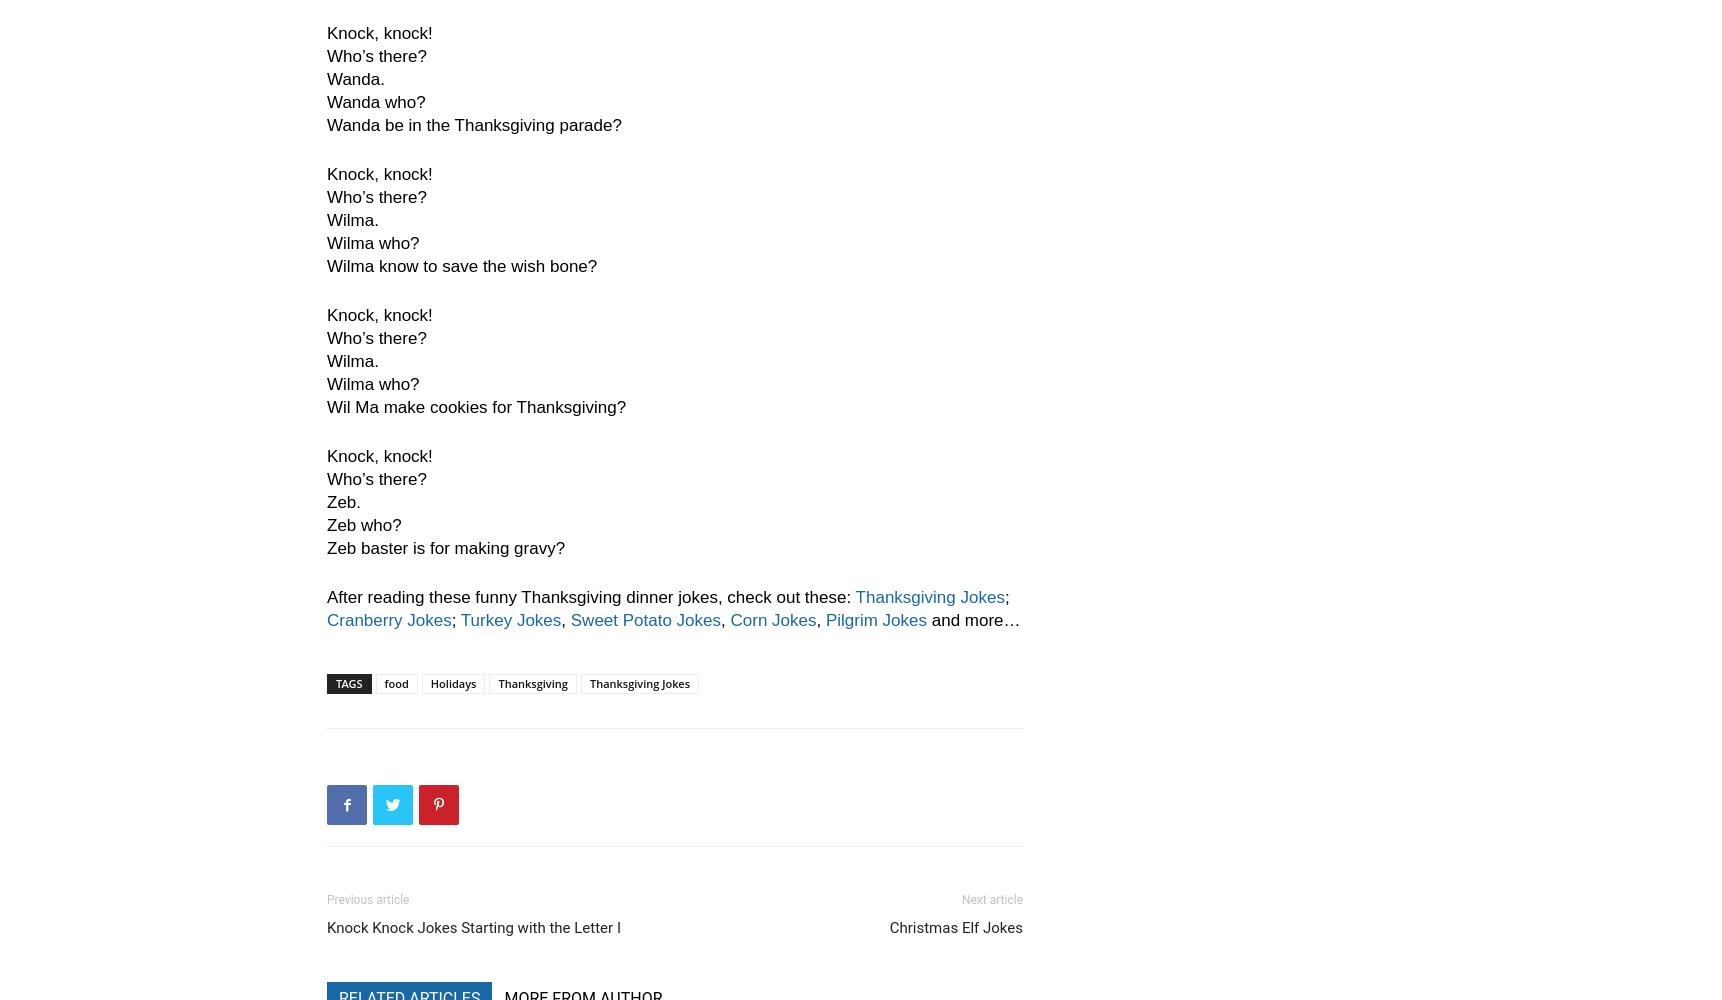  I want to click on 'Wanda who?', so click(376, 101).